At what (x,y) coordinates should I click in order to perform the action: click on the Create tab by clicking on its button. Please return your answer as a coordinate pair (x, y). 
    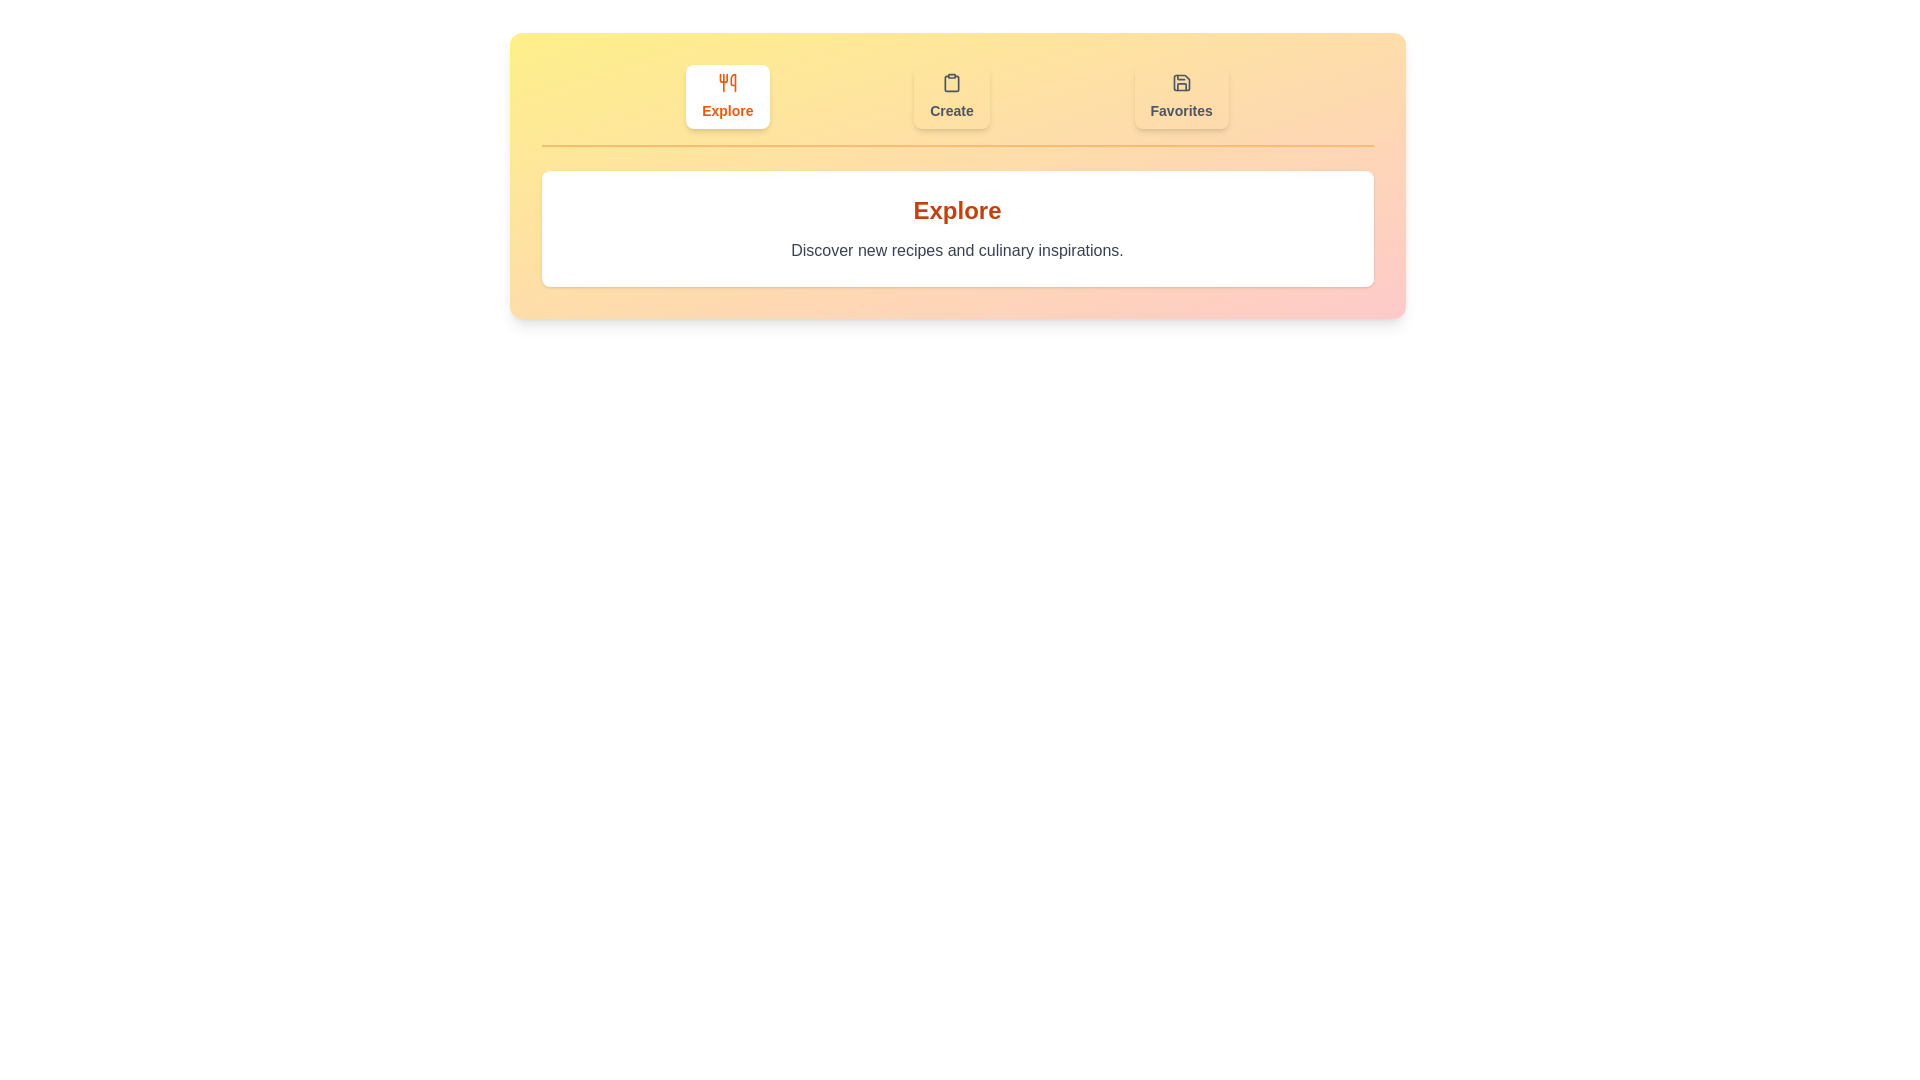
    Looking at the image, I should click on (950, 96).